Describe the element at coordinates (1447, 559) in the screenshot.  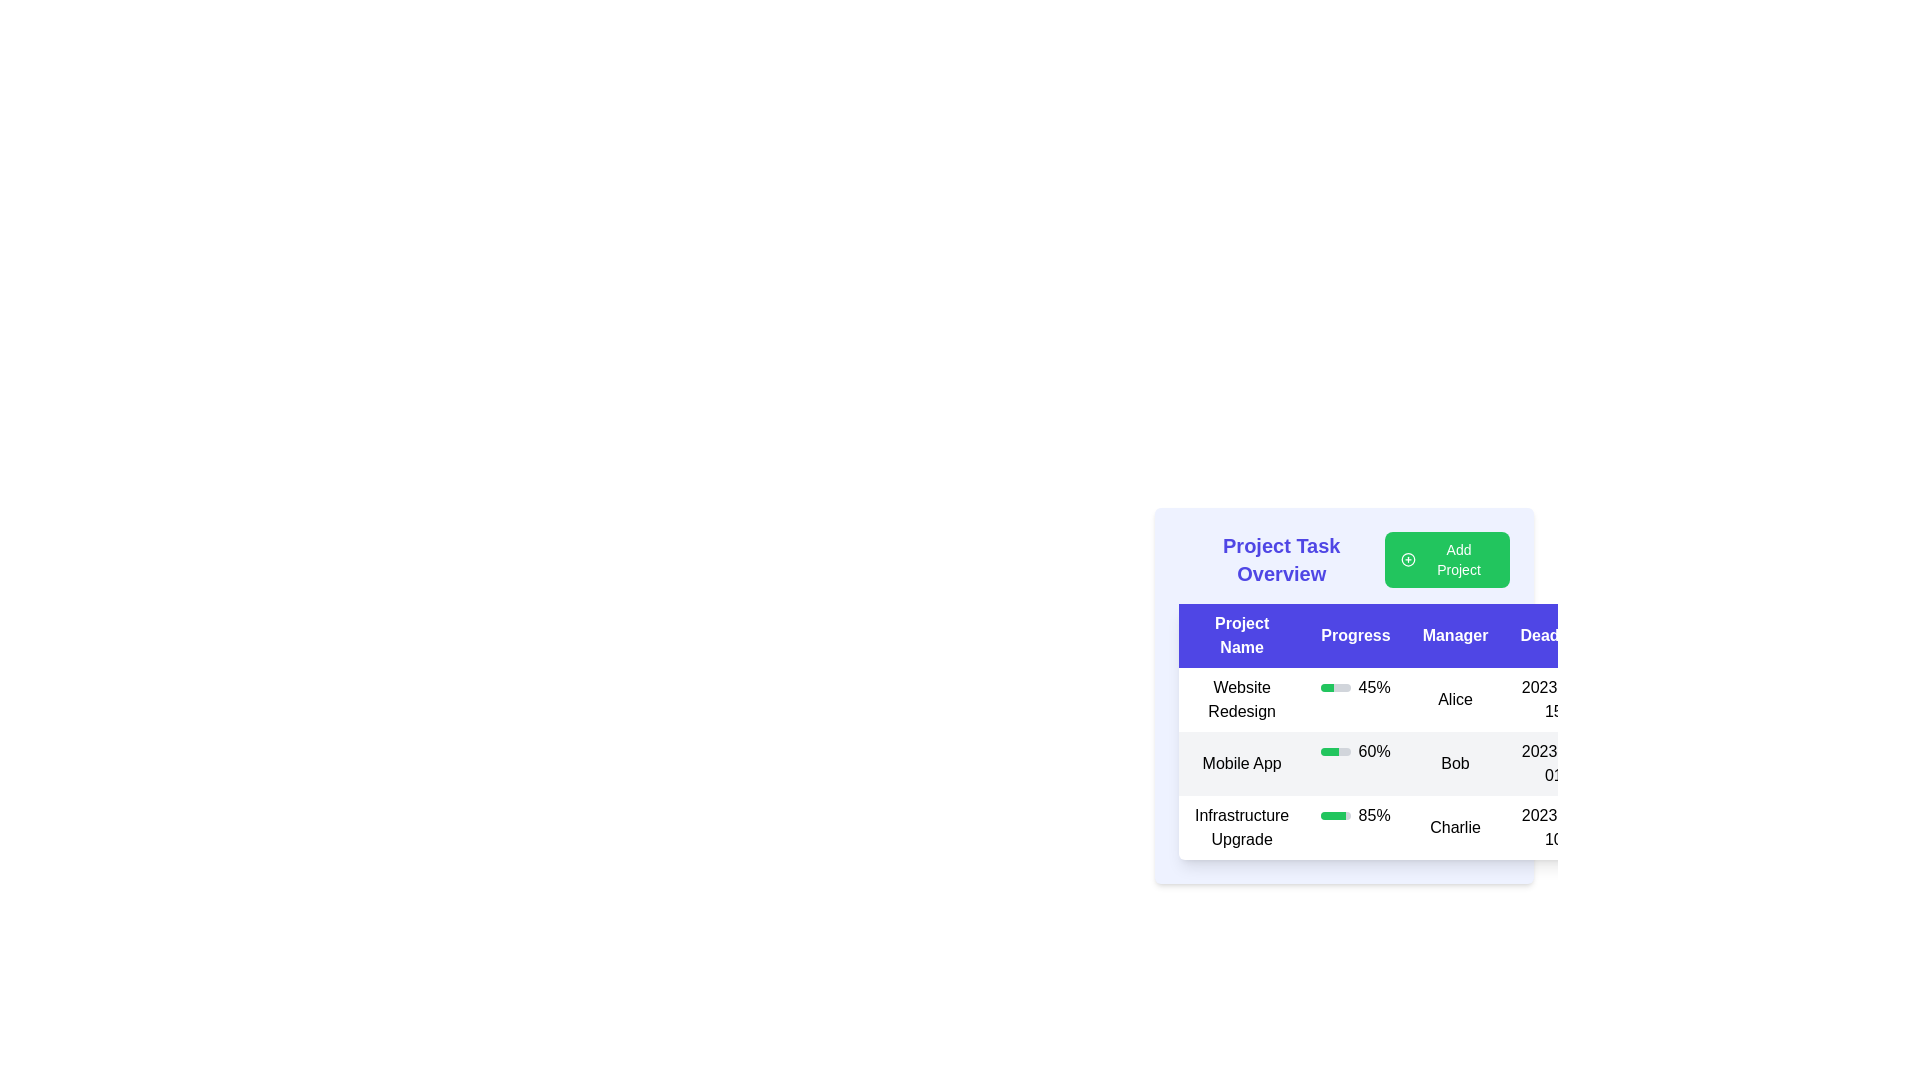
I see `the green 'Add Project' button with rounded corners to observe the hover effect` at that location.